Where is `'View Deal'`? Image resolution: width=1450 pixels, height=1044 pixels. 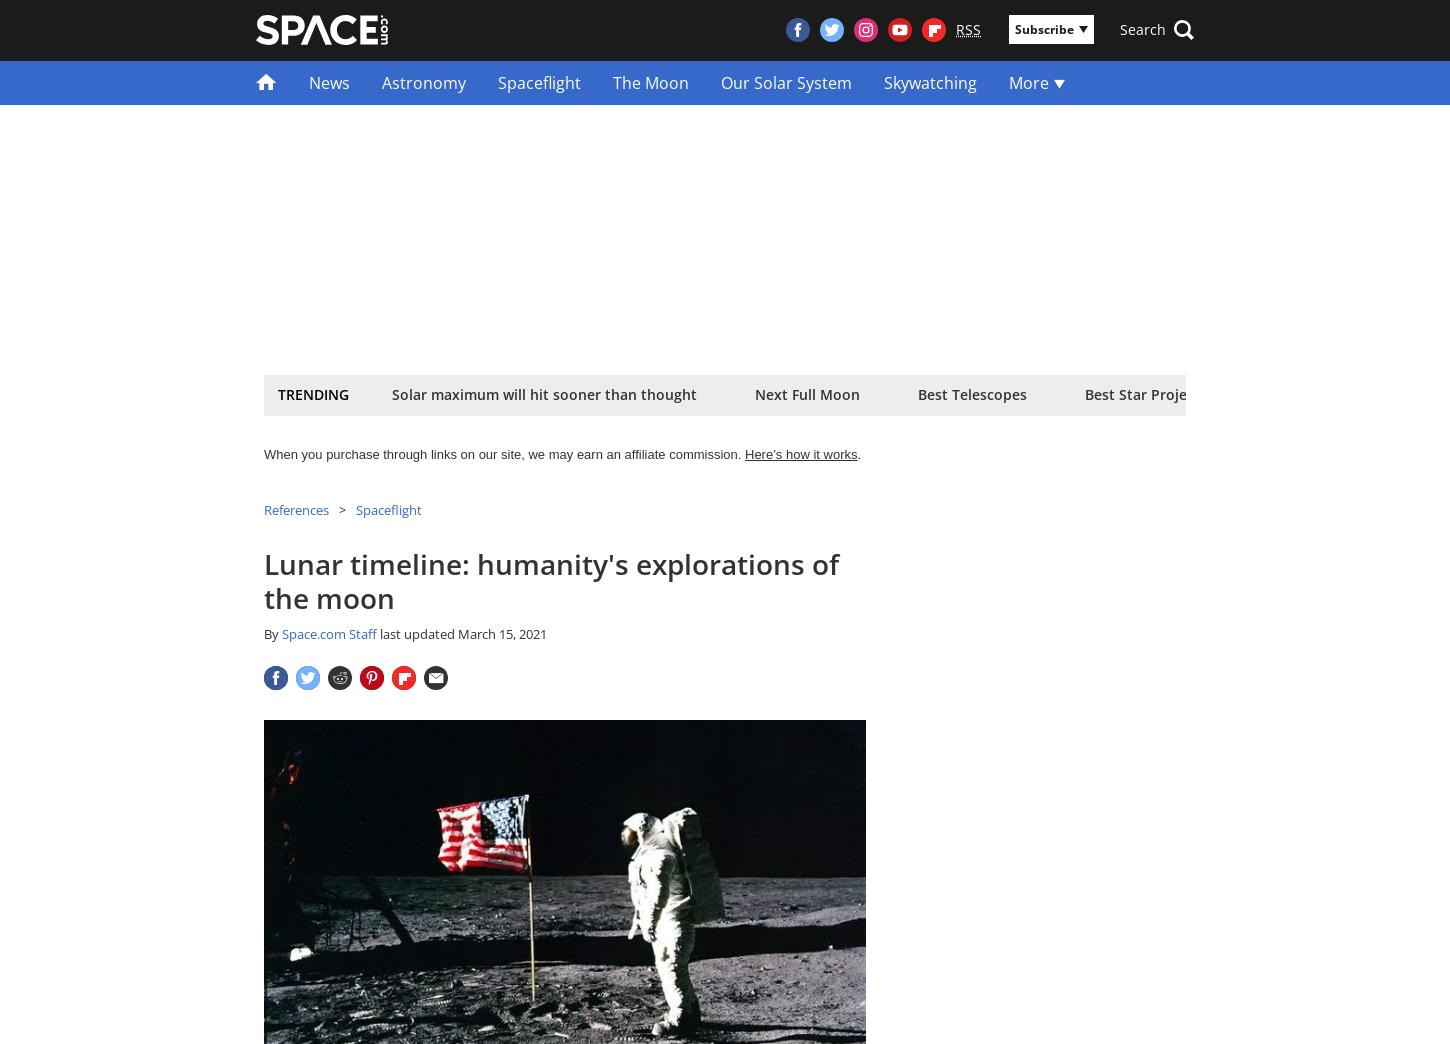 'View Deal' is located at coordinates (826, 468).